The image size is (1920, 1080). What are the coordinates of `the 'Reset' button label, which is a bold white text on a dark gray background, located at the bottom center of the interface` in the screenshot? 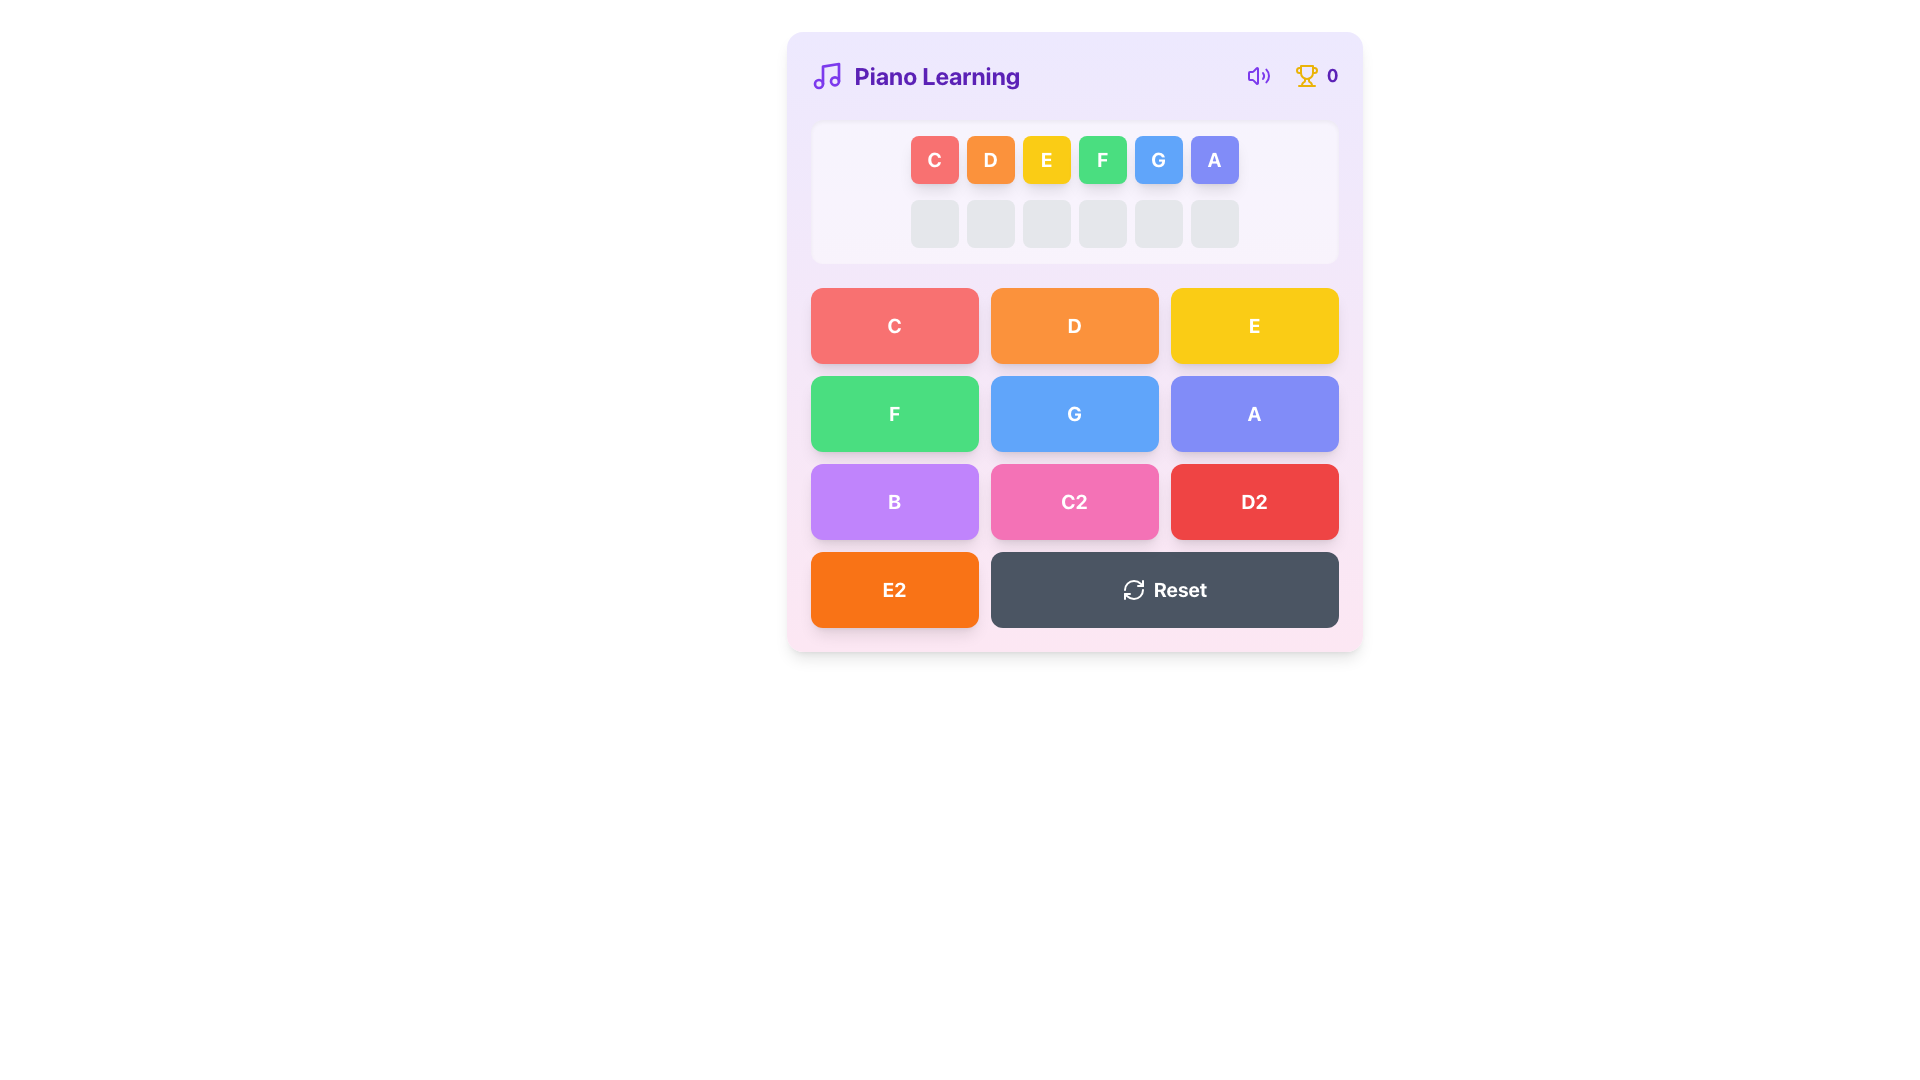 It's located at (1180, 589).